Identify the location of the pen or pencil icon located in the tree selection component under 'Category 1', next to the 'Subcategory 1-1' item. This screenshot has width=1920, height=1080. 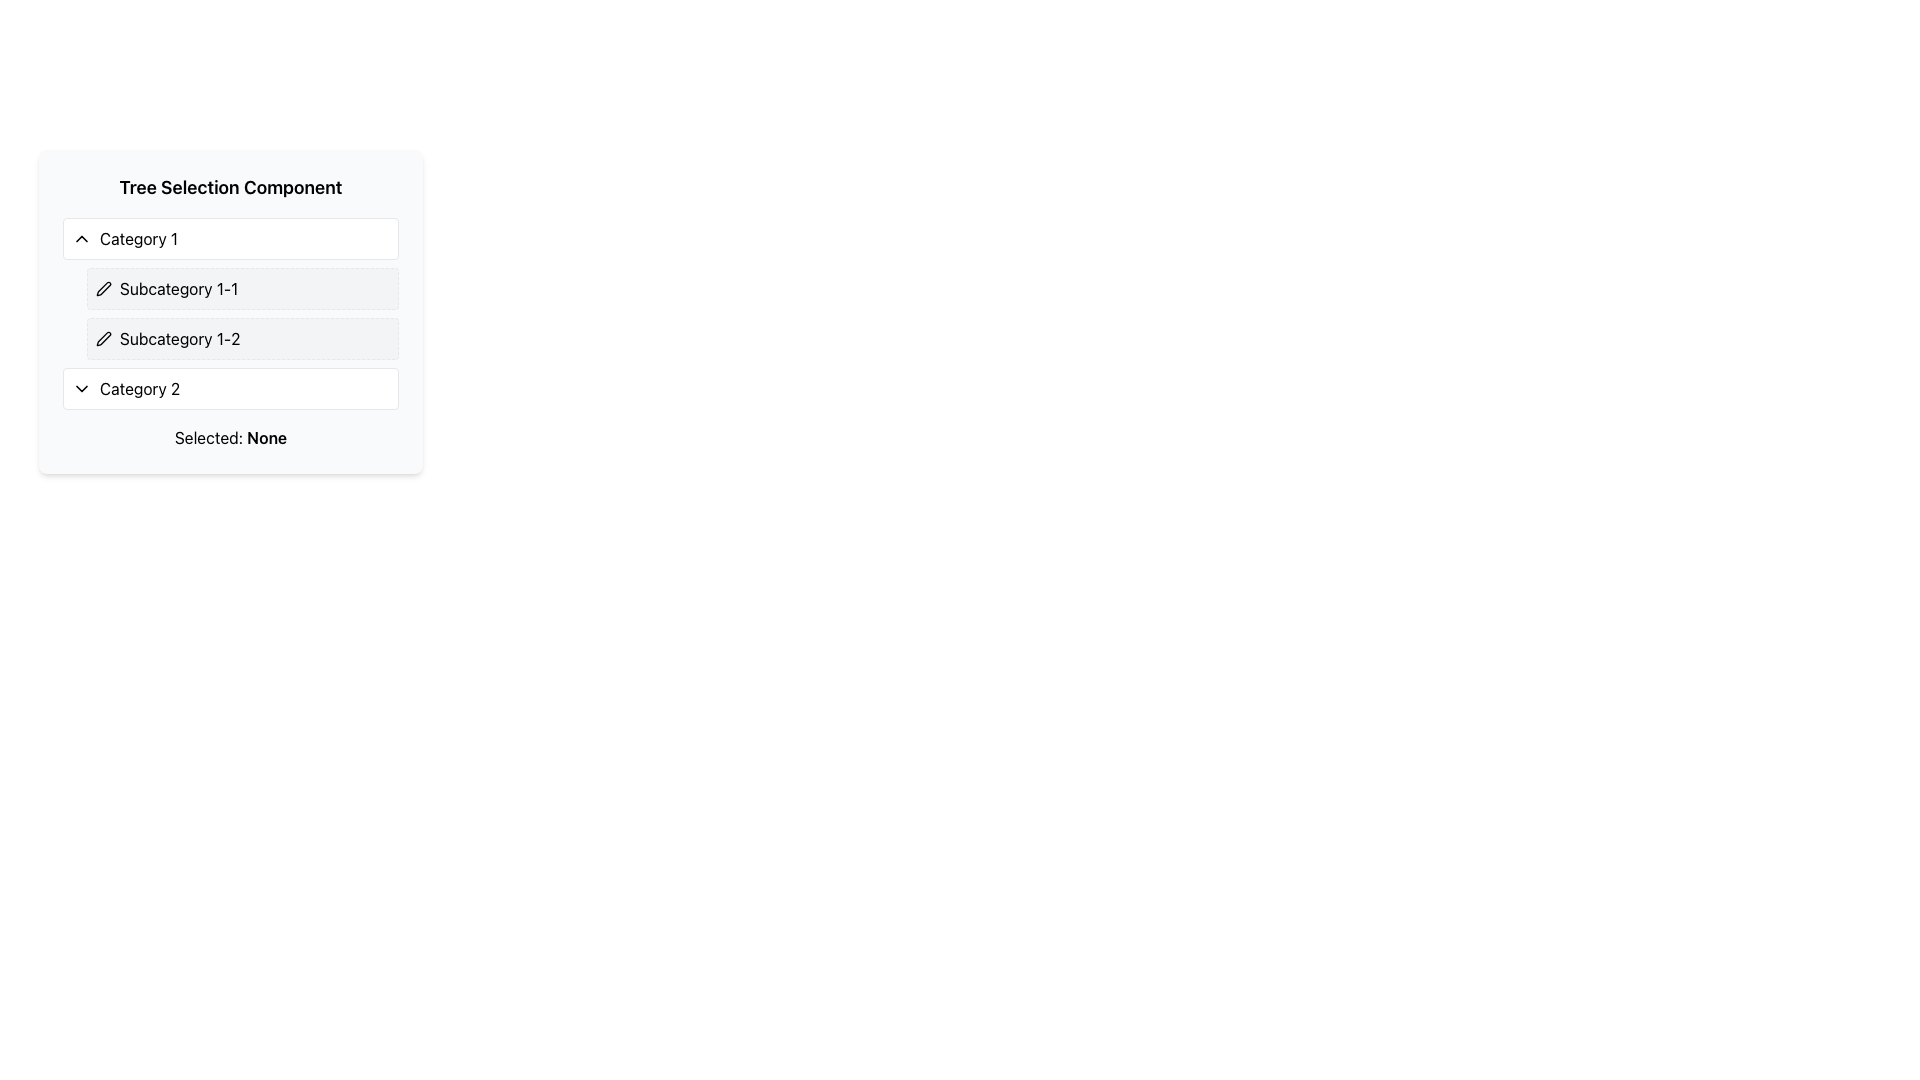
(103, 338).